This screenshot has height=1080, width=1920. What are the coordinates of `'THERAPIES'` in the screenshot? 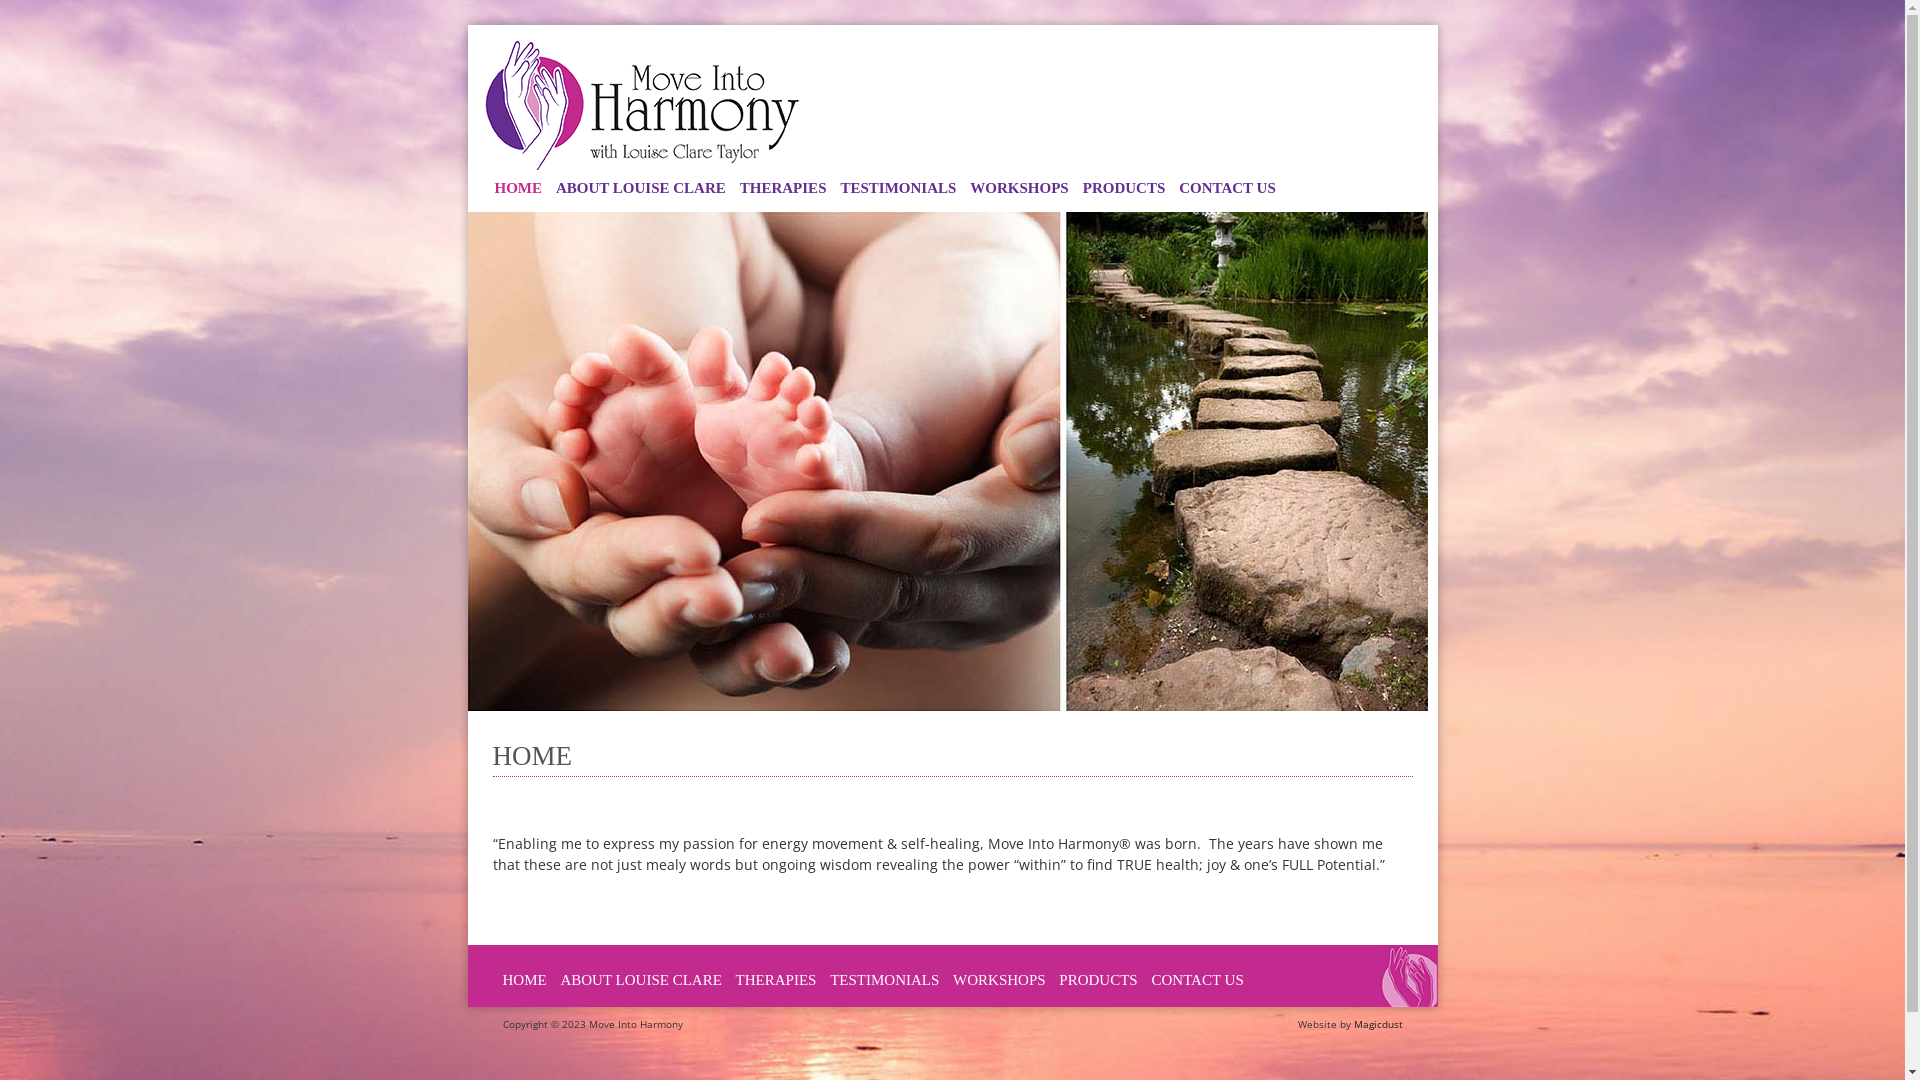 It's located at (782, 188).